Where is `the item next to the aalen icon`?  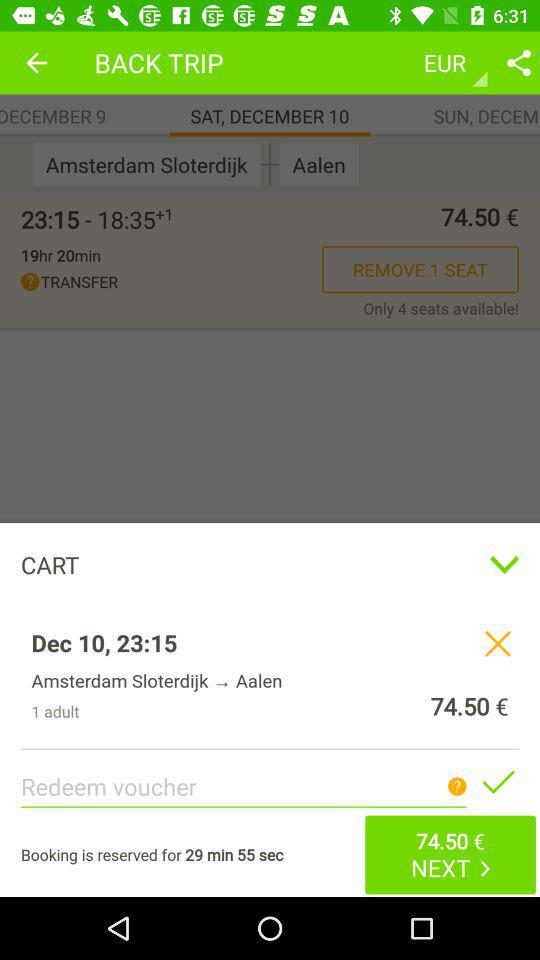
the item next to the aalen icon is located at coordinates (270, 163).